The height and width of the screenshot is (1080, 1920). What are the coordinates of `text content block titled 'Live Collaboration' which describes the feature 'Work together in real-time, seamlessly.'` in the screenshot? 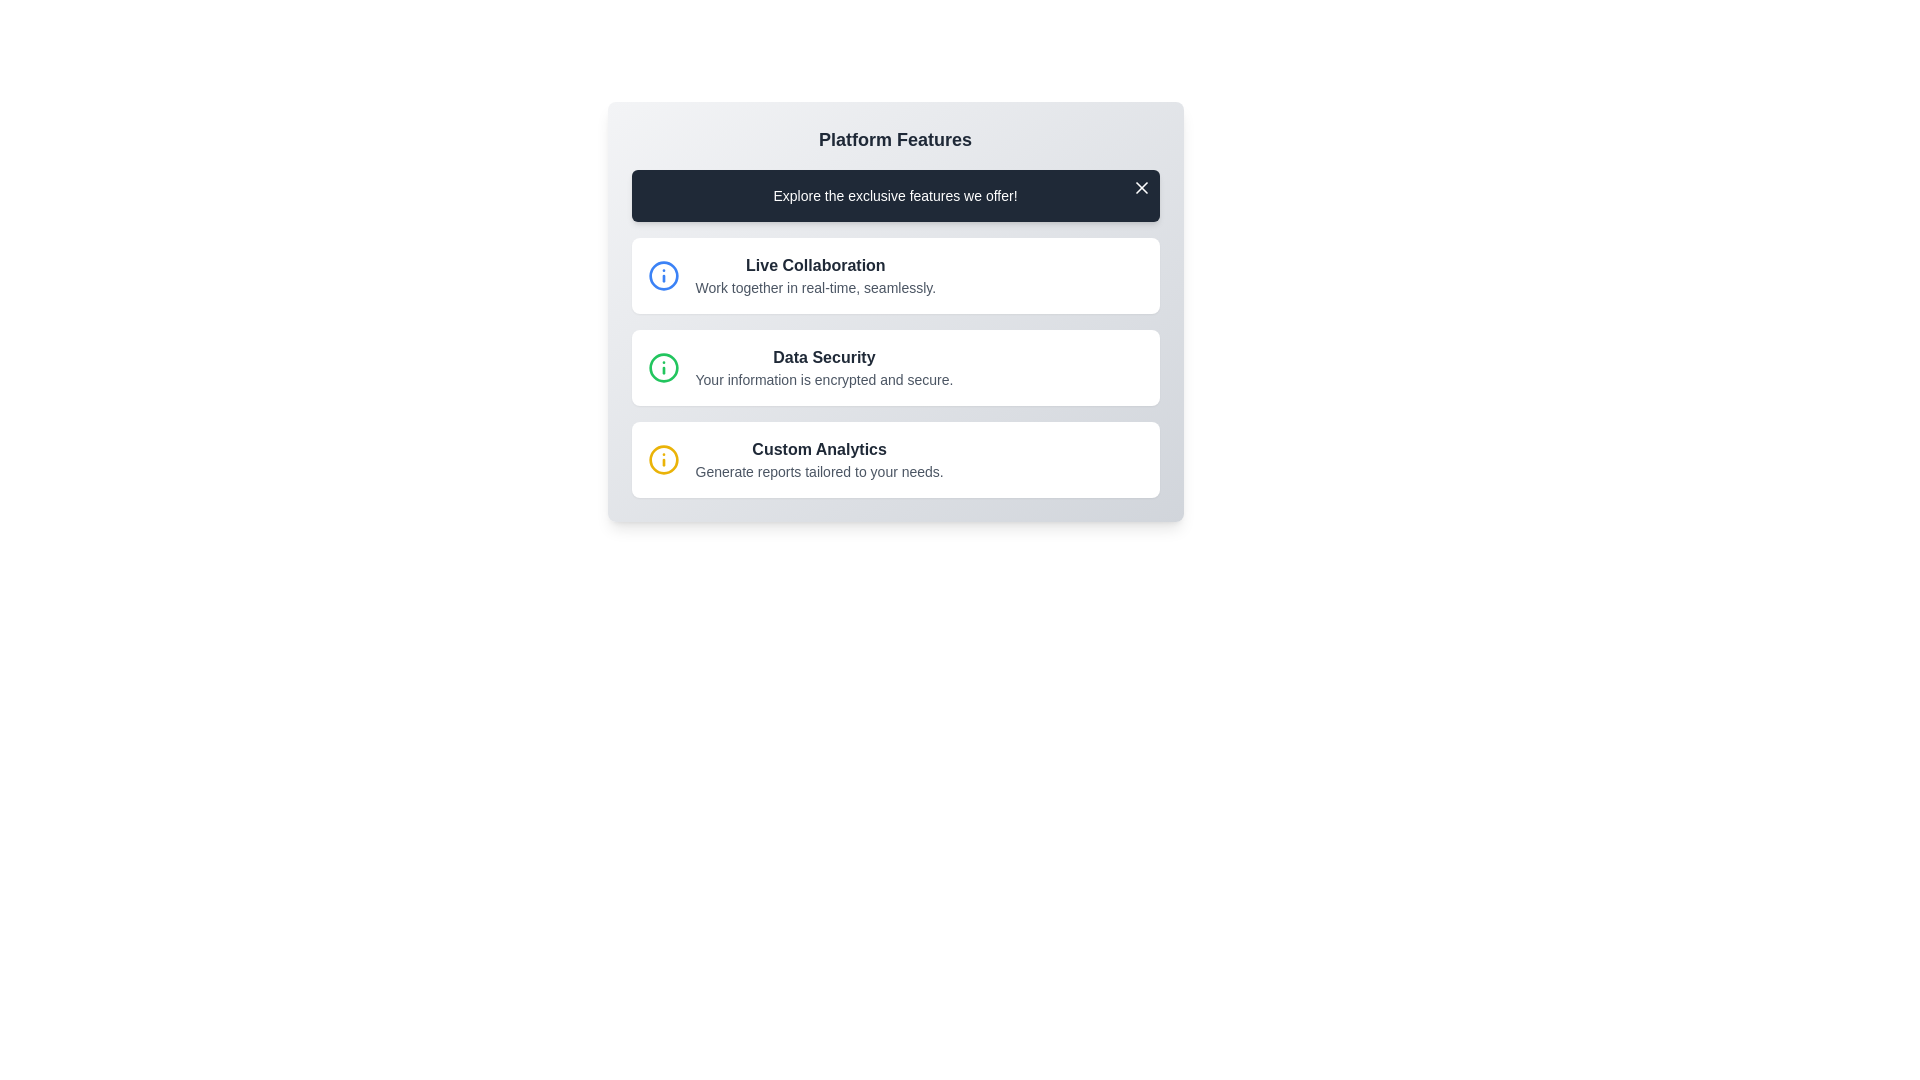 It's located at (815, 276).